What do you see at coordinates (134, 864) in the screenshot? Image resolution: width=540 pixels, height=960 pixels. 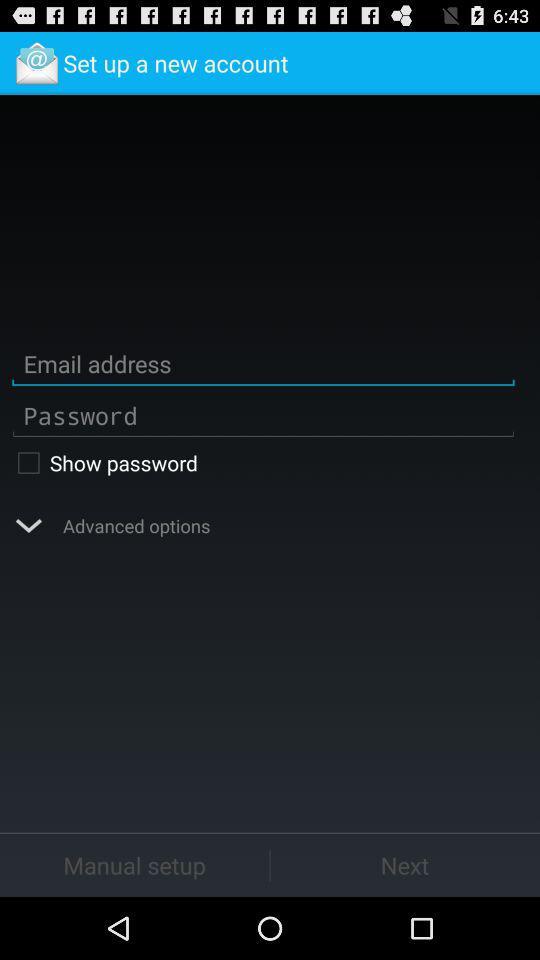 I see `manual setup item` at bounding box center [134, 864].